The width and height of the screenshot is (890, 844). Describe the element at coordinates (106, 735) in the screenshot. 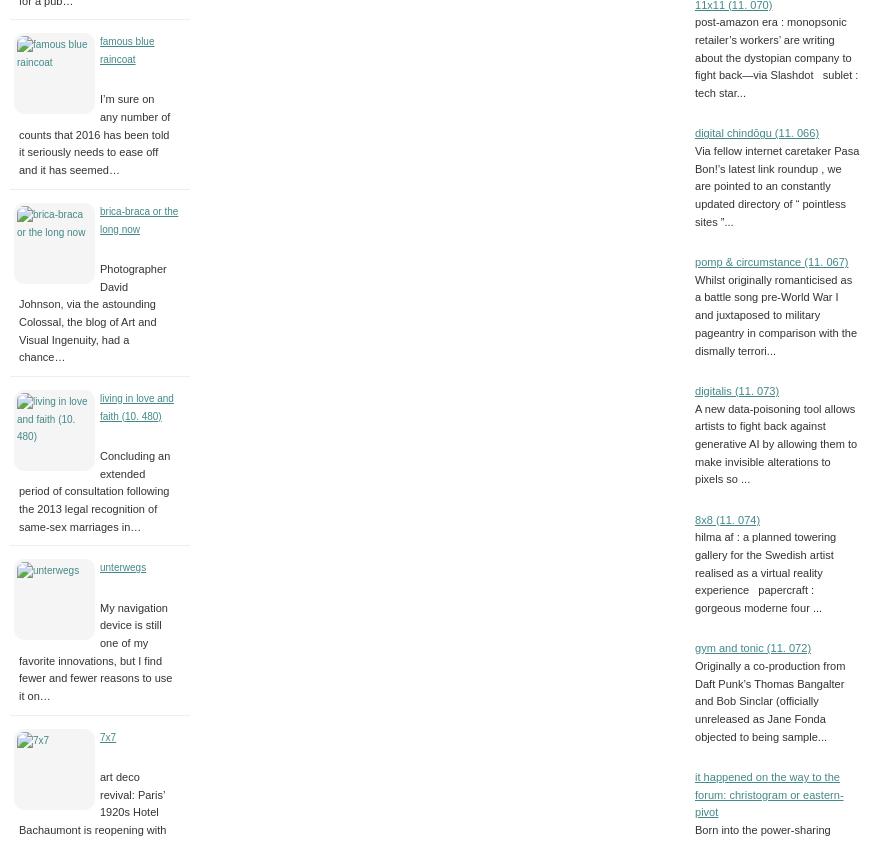

I see `'7x7'` at that location.